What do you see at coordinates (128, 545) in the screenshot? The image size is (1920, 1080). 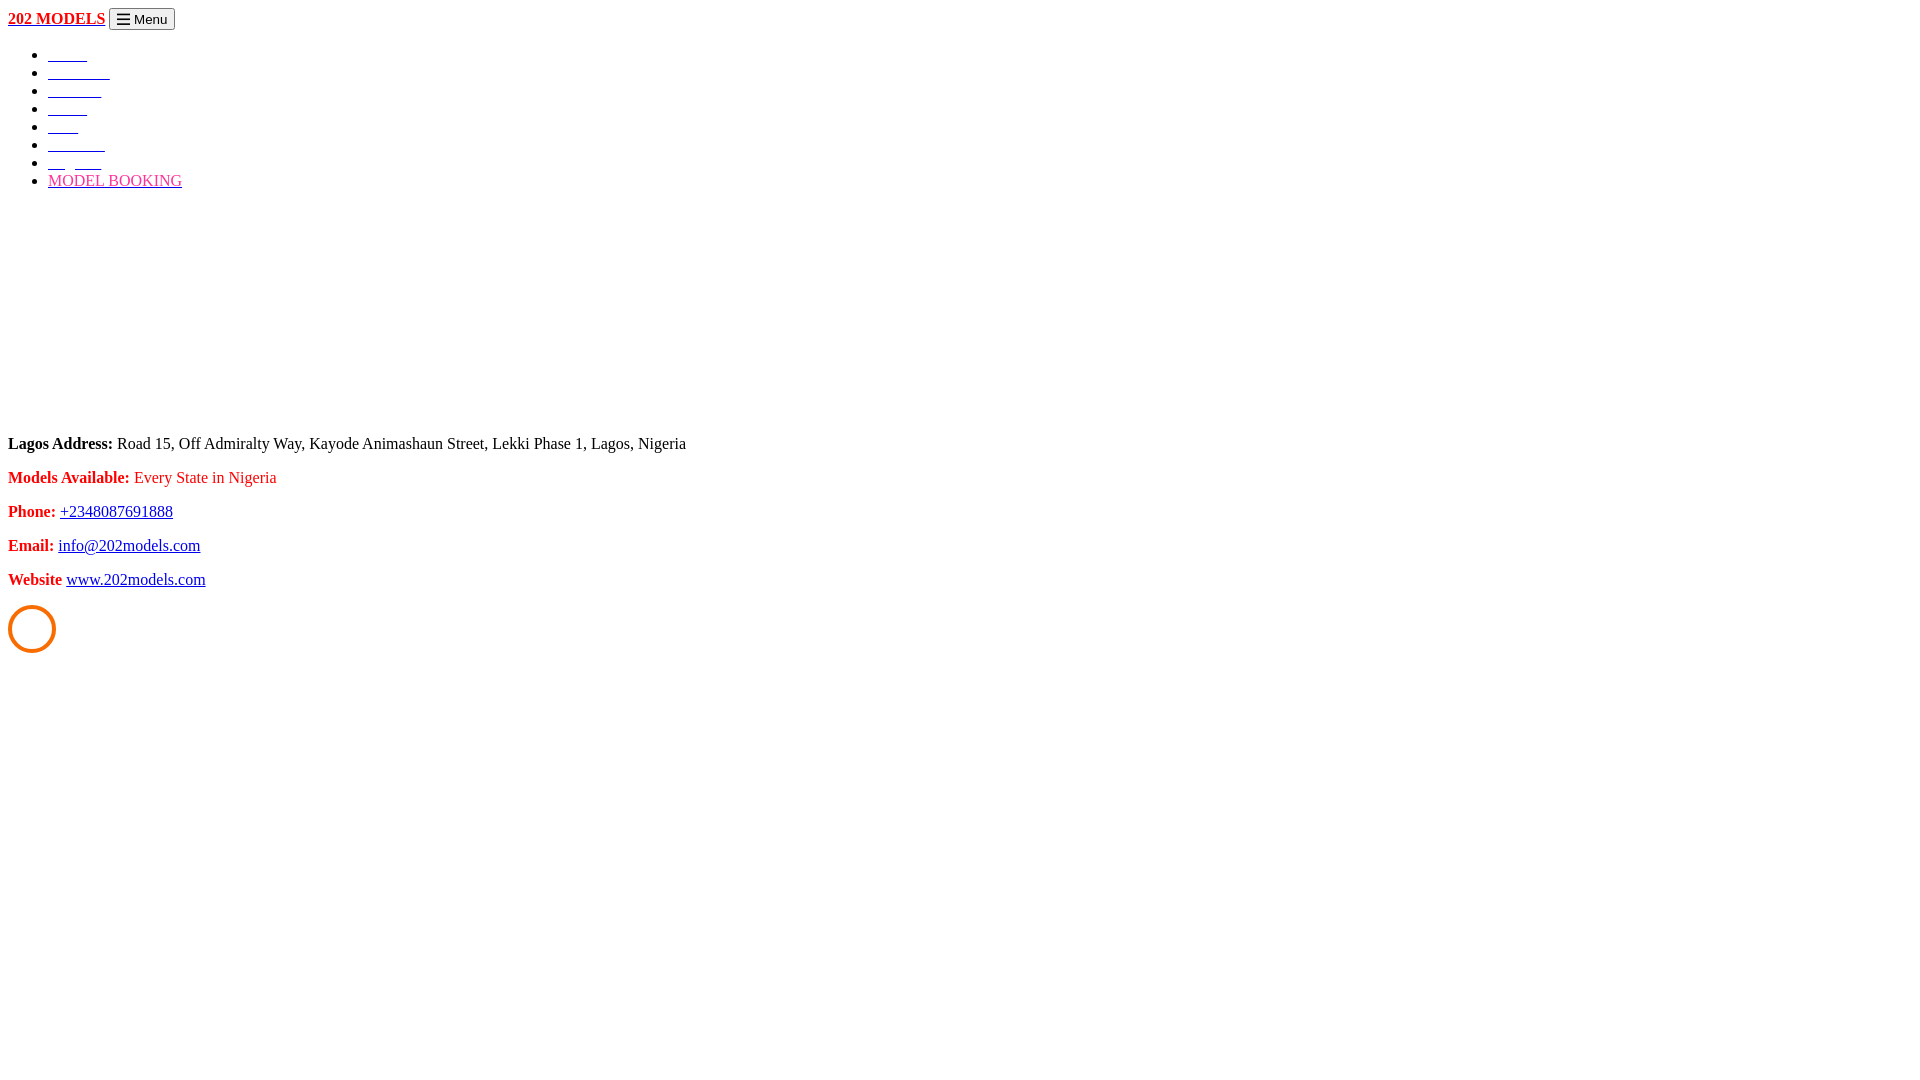 I see `'info@202models.com'` at bounding box center [128, 545].